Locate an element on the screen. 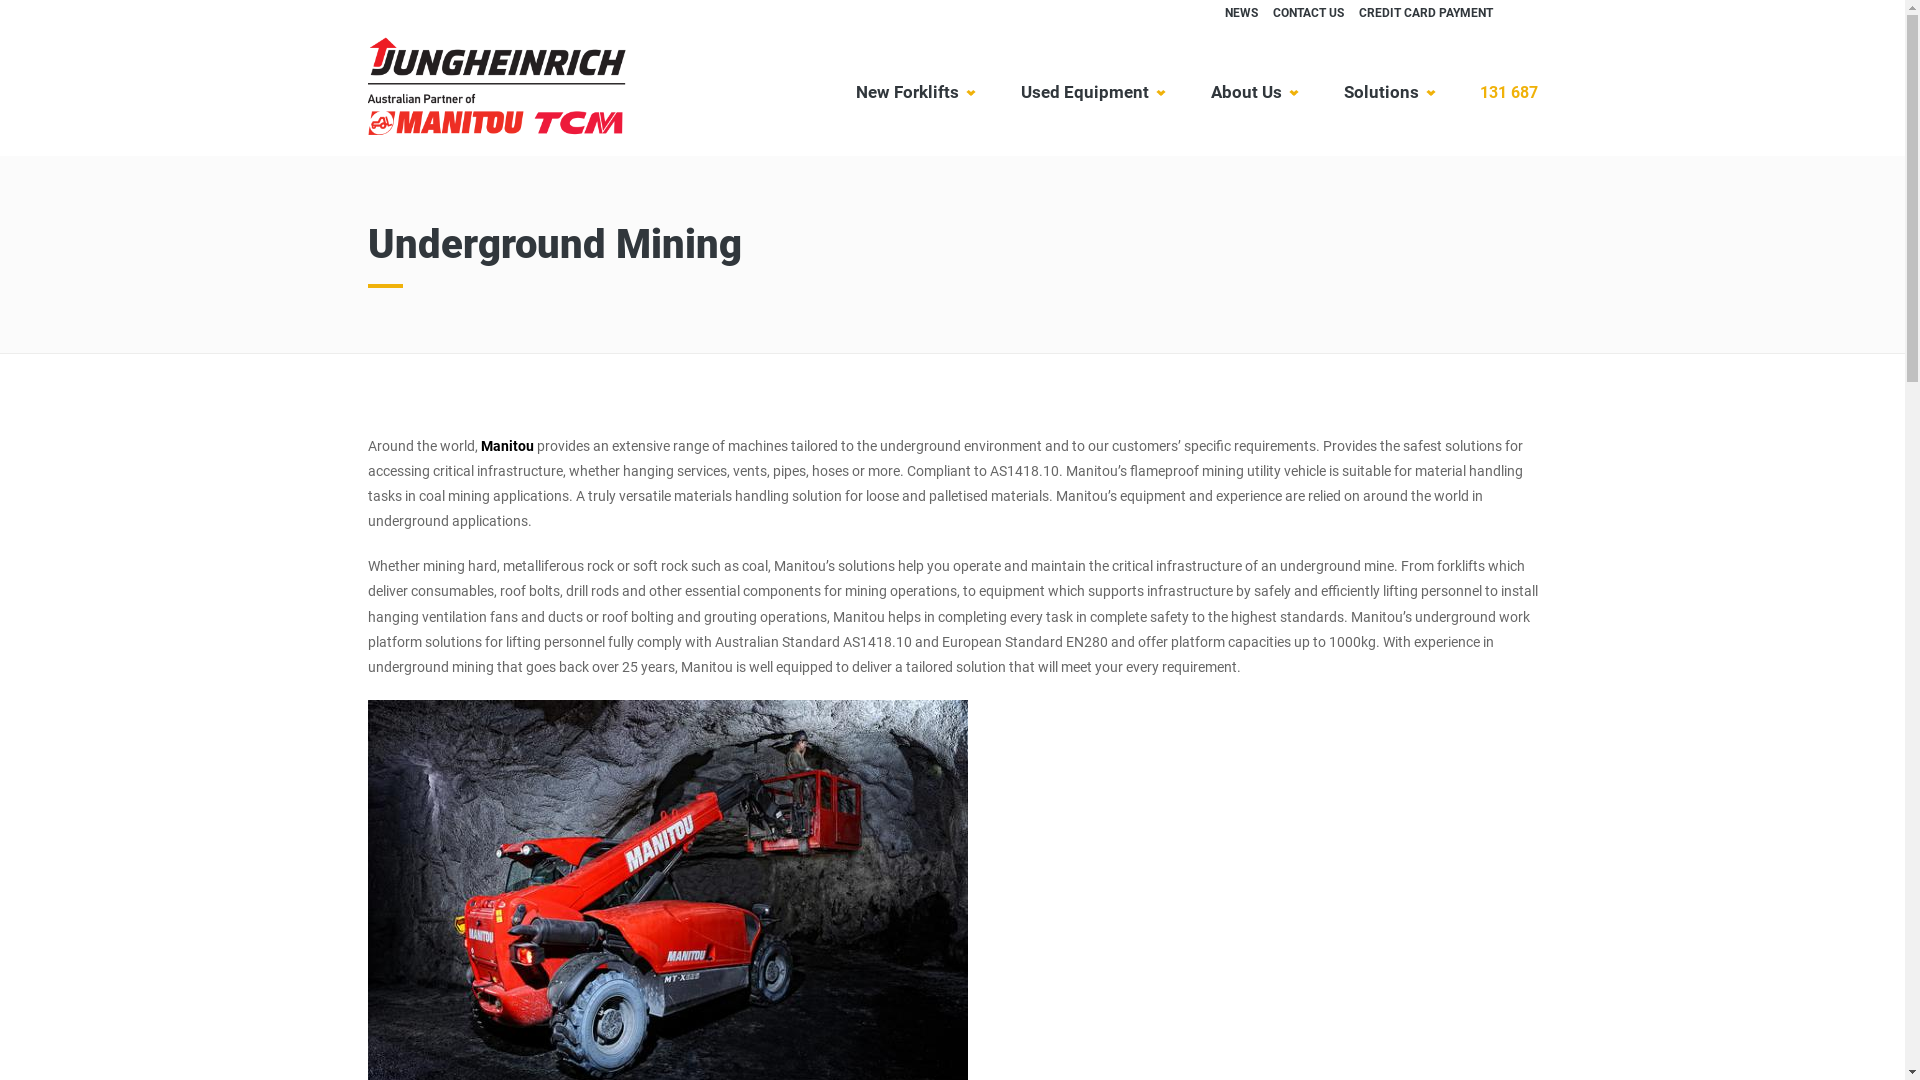 This screenshot has height=1080, width=1920. 'Jungheinrich' is located at coordinates (498, 80).